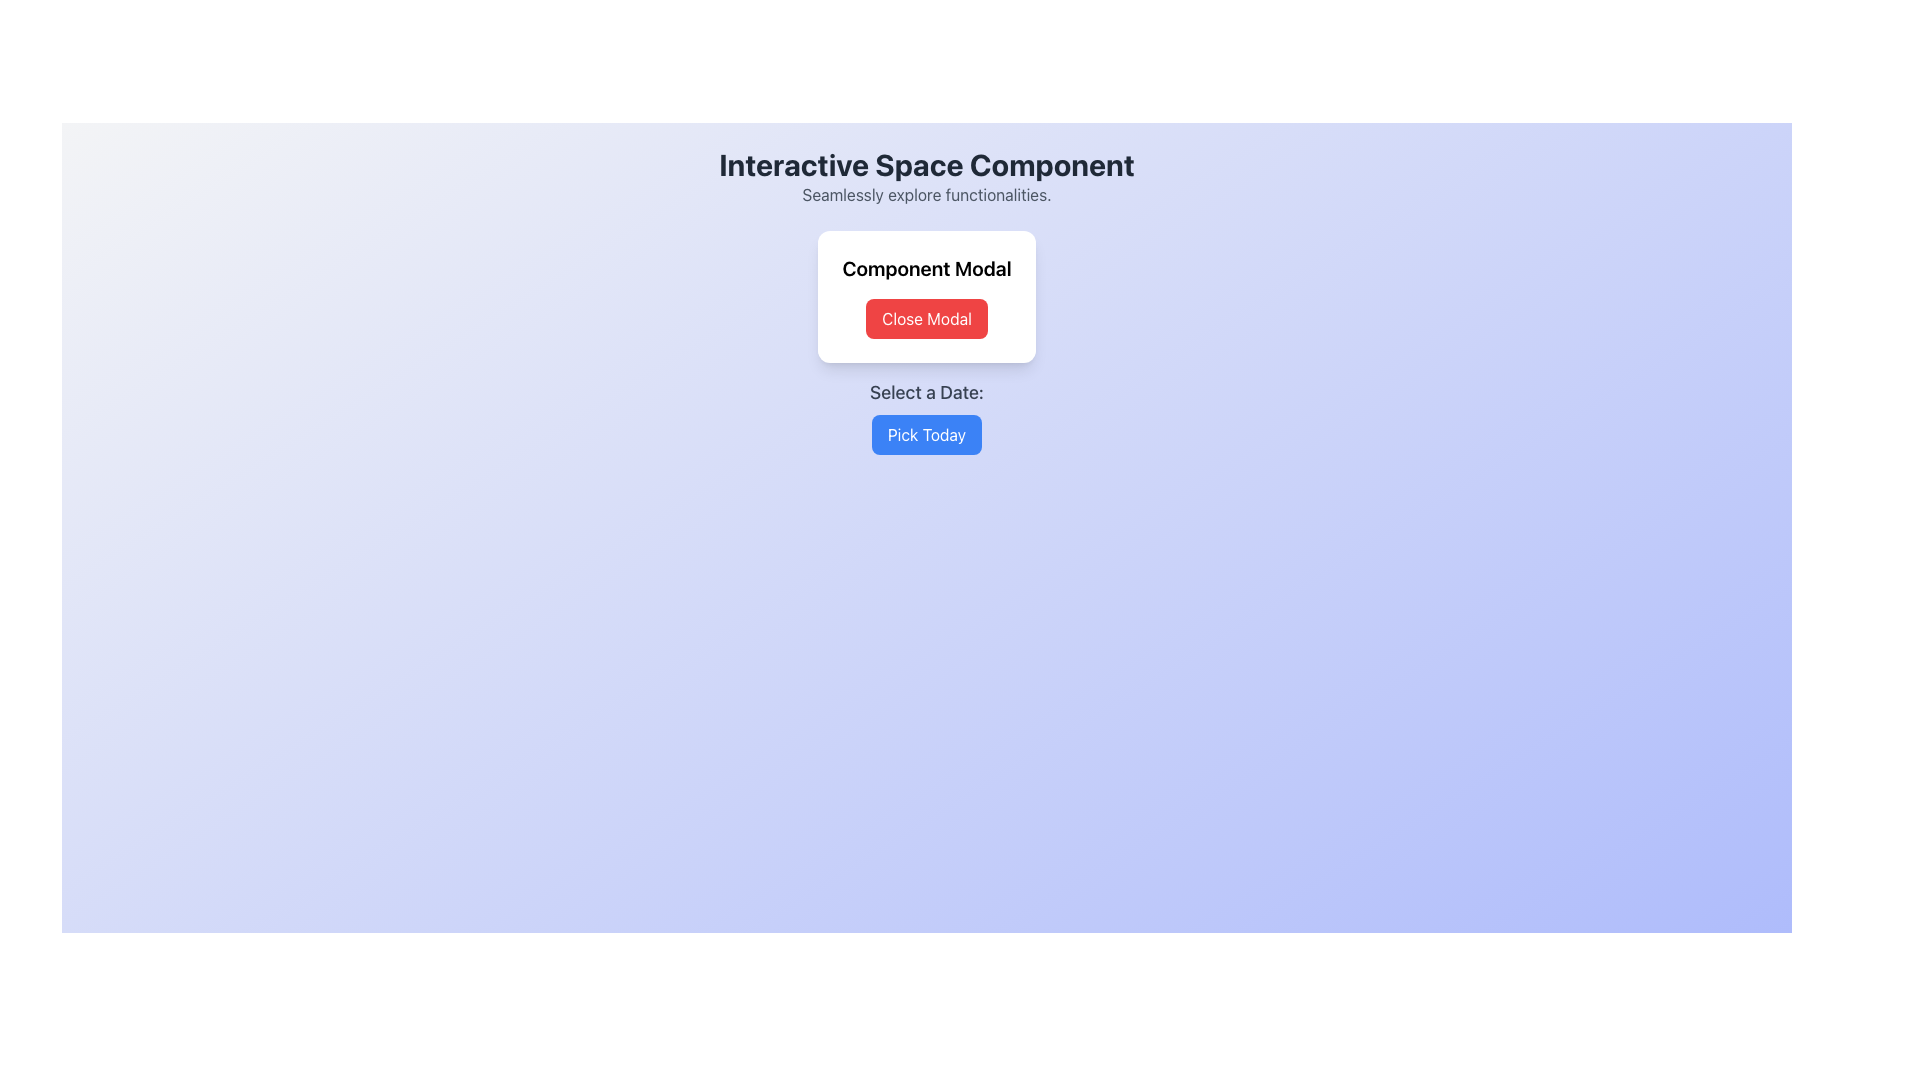  Describe the element at coordinates (925, 318) in the screenshot. I see `the close button located directly below the 'Component Modal' text inside the white rectangular modal` at that location.